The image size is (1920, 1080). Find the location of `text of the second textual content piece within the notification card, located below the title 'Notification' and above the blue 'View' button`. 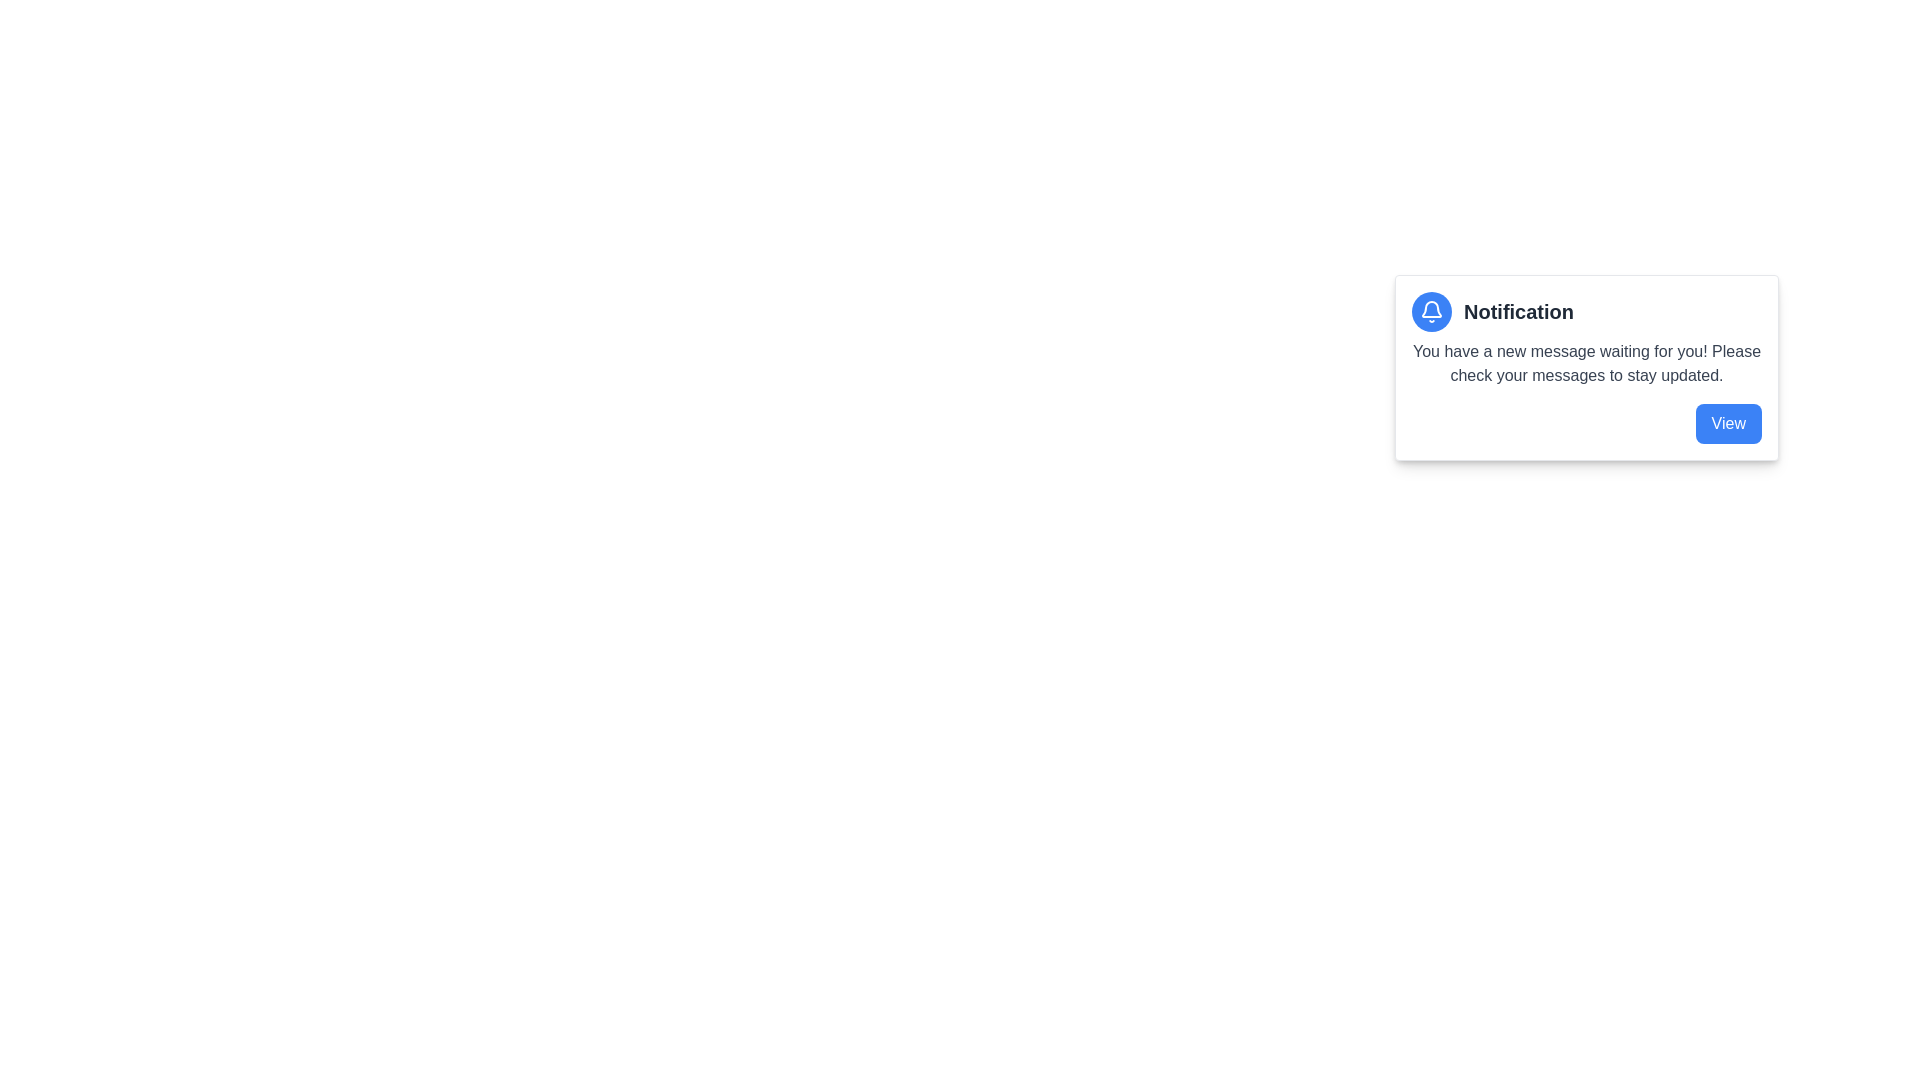

text of the second textual content piece within the notification card, located below the title 'Notification' and above the blue 'View' button is located at coordinates (1586, 363).